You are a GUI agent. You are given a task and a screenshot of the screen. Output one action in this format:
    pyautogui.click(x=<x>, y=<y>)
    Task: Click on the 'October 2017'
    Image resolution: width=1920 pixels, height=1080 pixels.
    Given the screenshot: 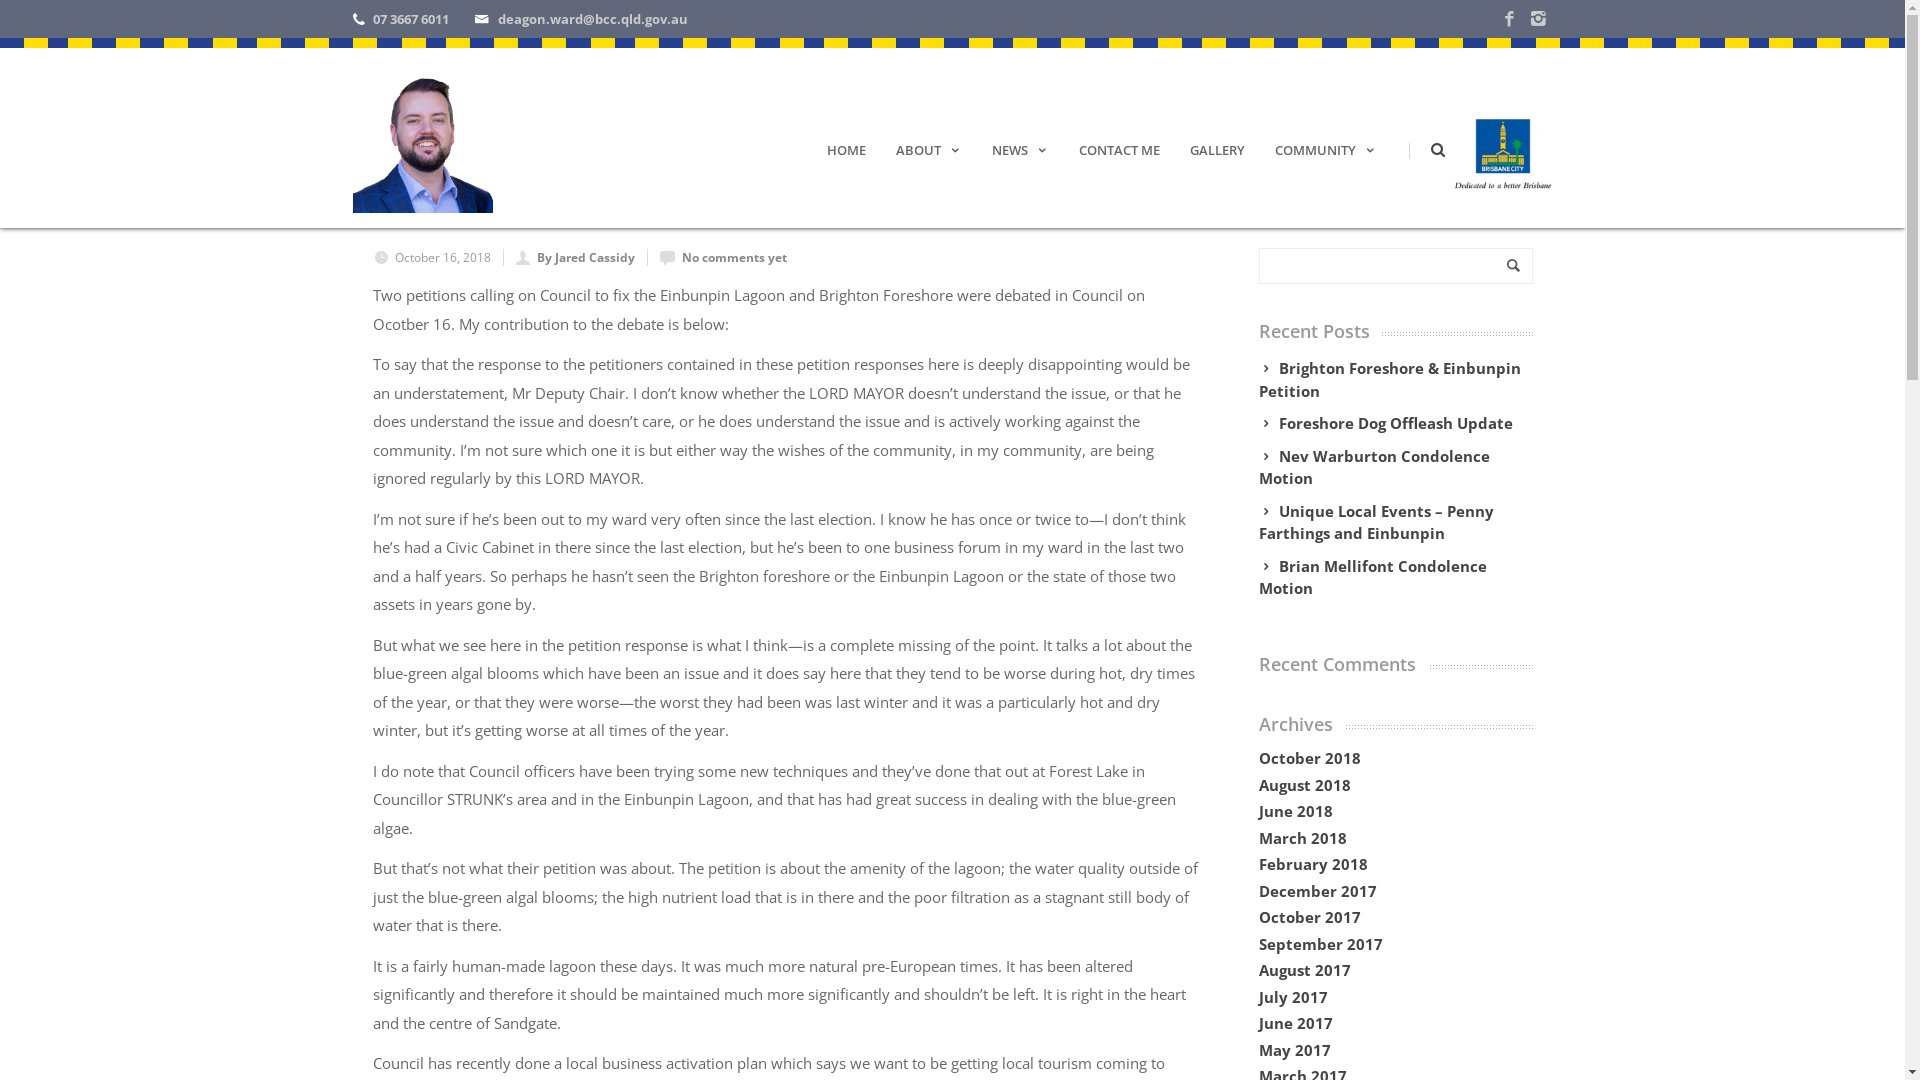 What is the action you would take?
    pyautogui.click(x=1309, y=917)
    